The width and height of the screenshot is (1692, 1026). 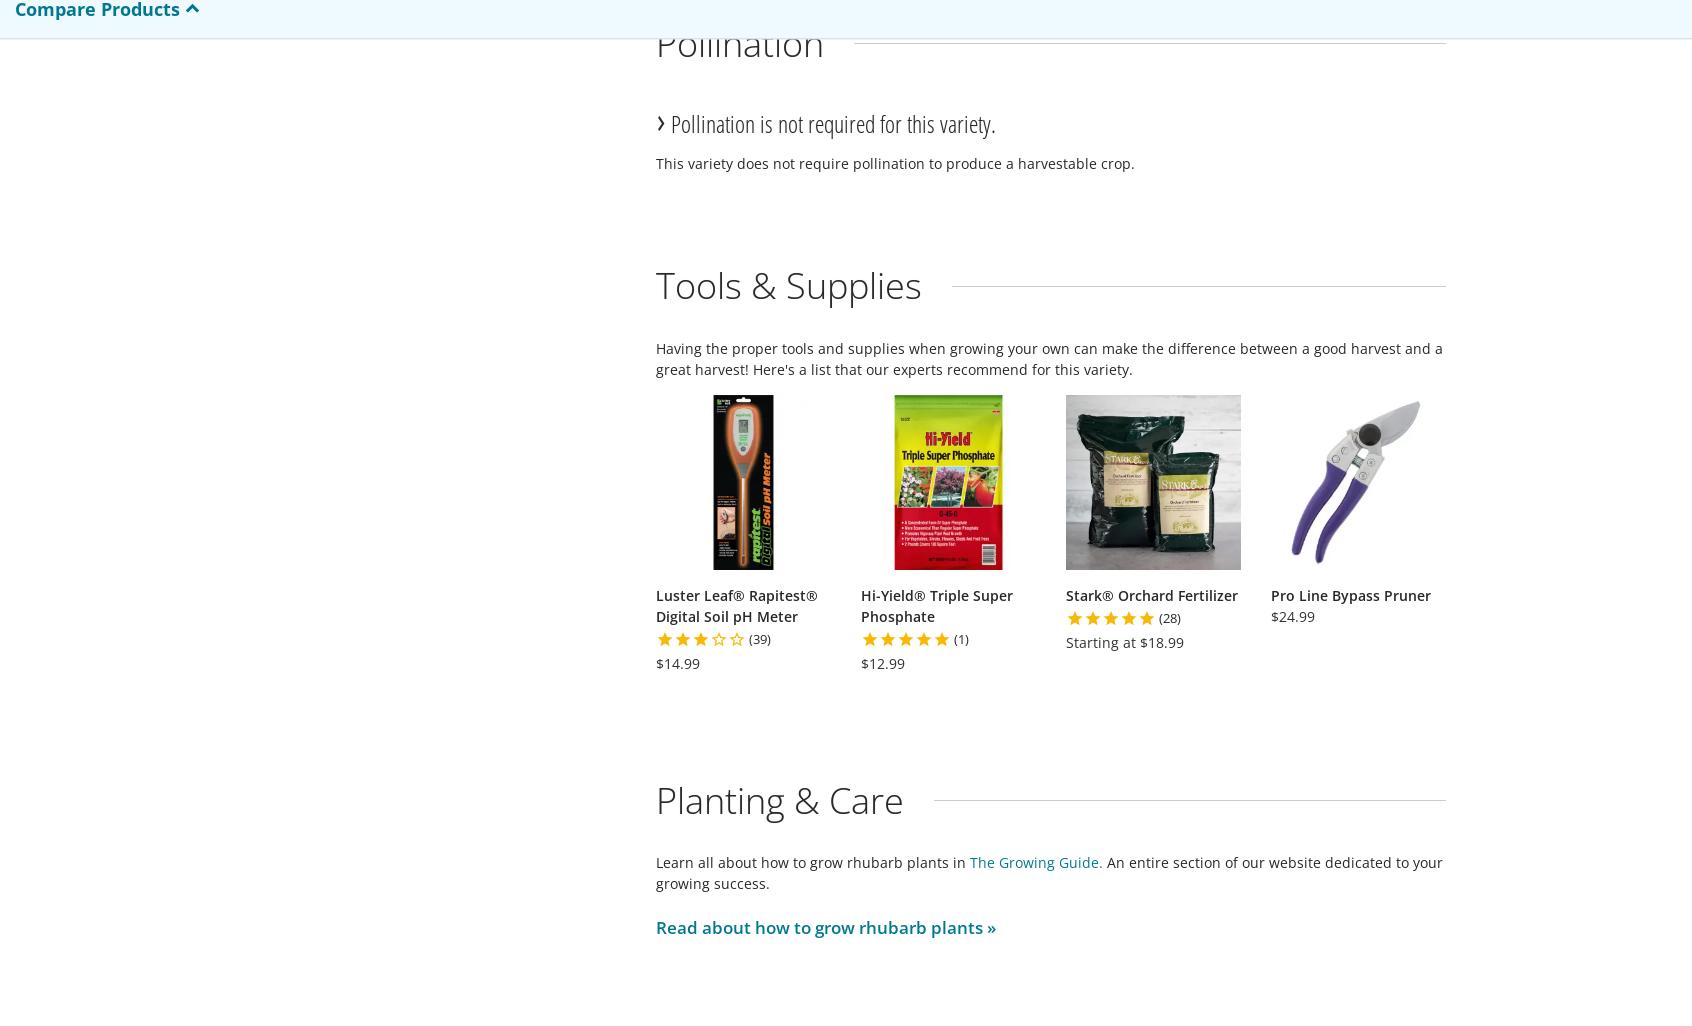 I want to click on '(1)', so click(x=961, y=638).